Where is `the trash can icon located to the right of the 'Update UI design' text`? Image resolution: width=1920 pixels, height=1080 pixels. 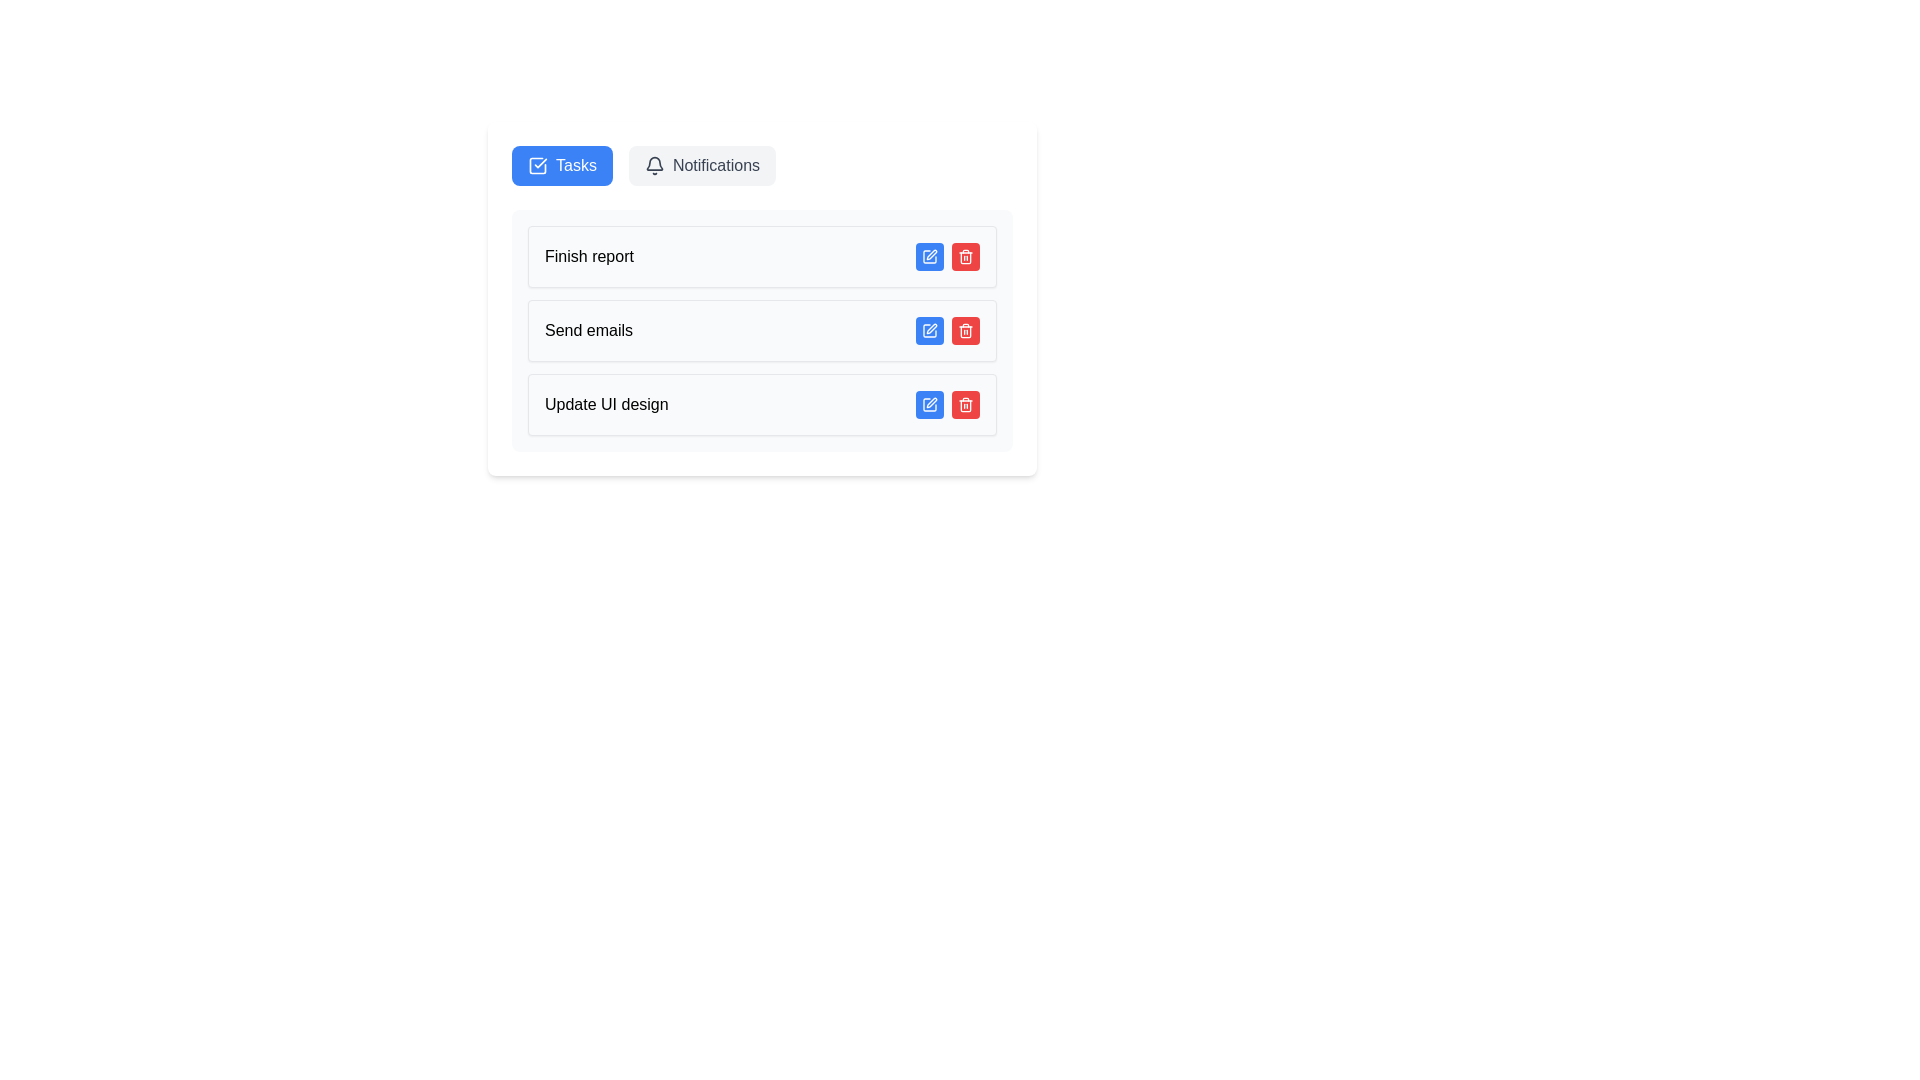
the trash can icon located to the right of the 'Update UI design' text is located at coordinates (965, 405).